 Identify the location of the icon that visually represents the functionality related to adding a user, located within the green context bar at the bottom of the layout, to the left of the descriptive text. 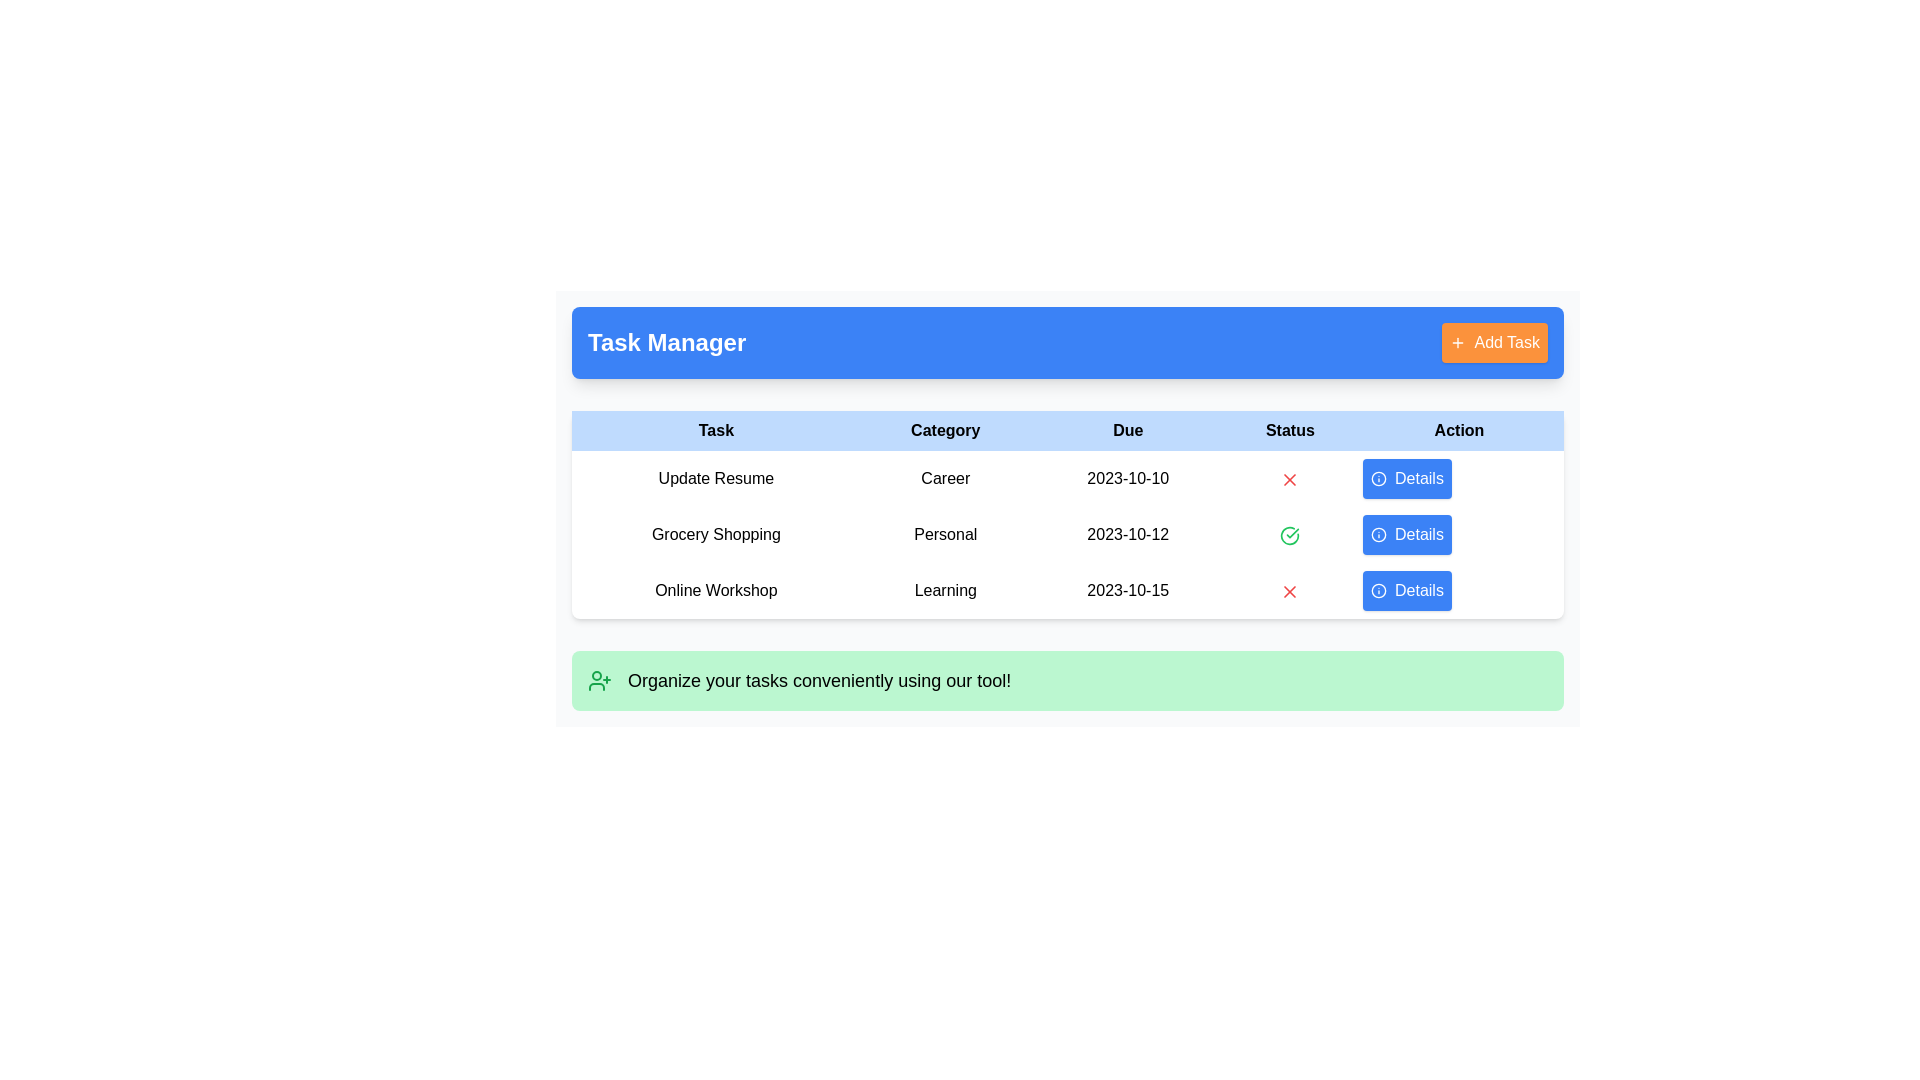
(599, 680).